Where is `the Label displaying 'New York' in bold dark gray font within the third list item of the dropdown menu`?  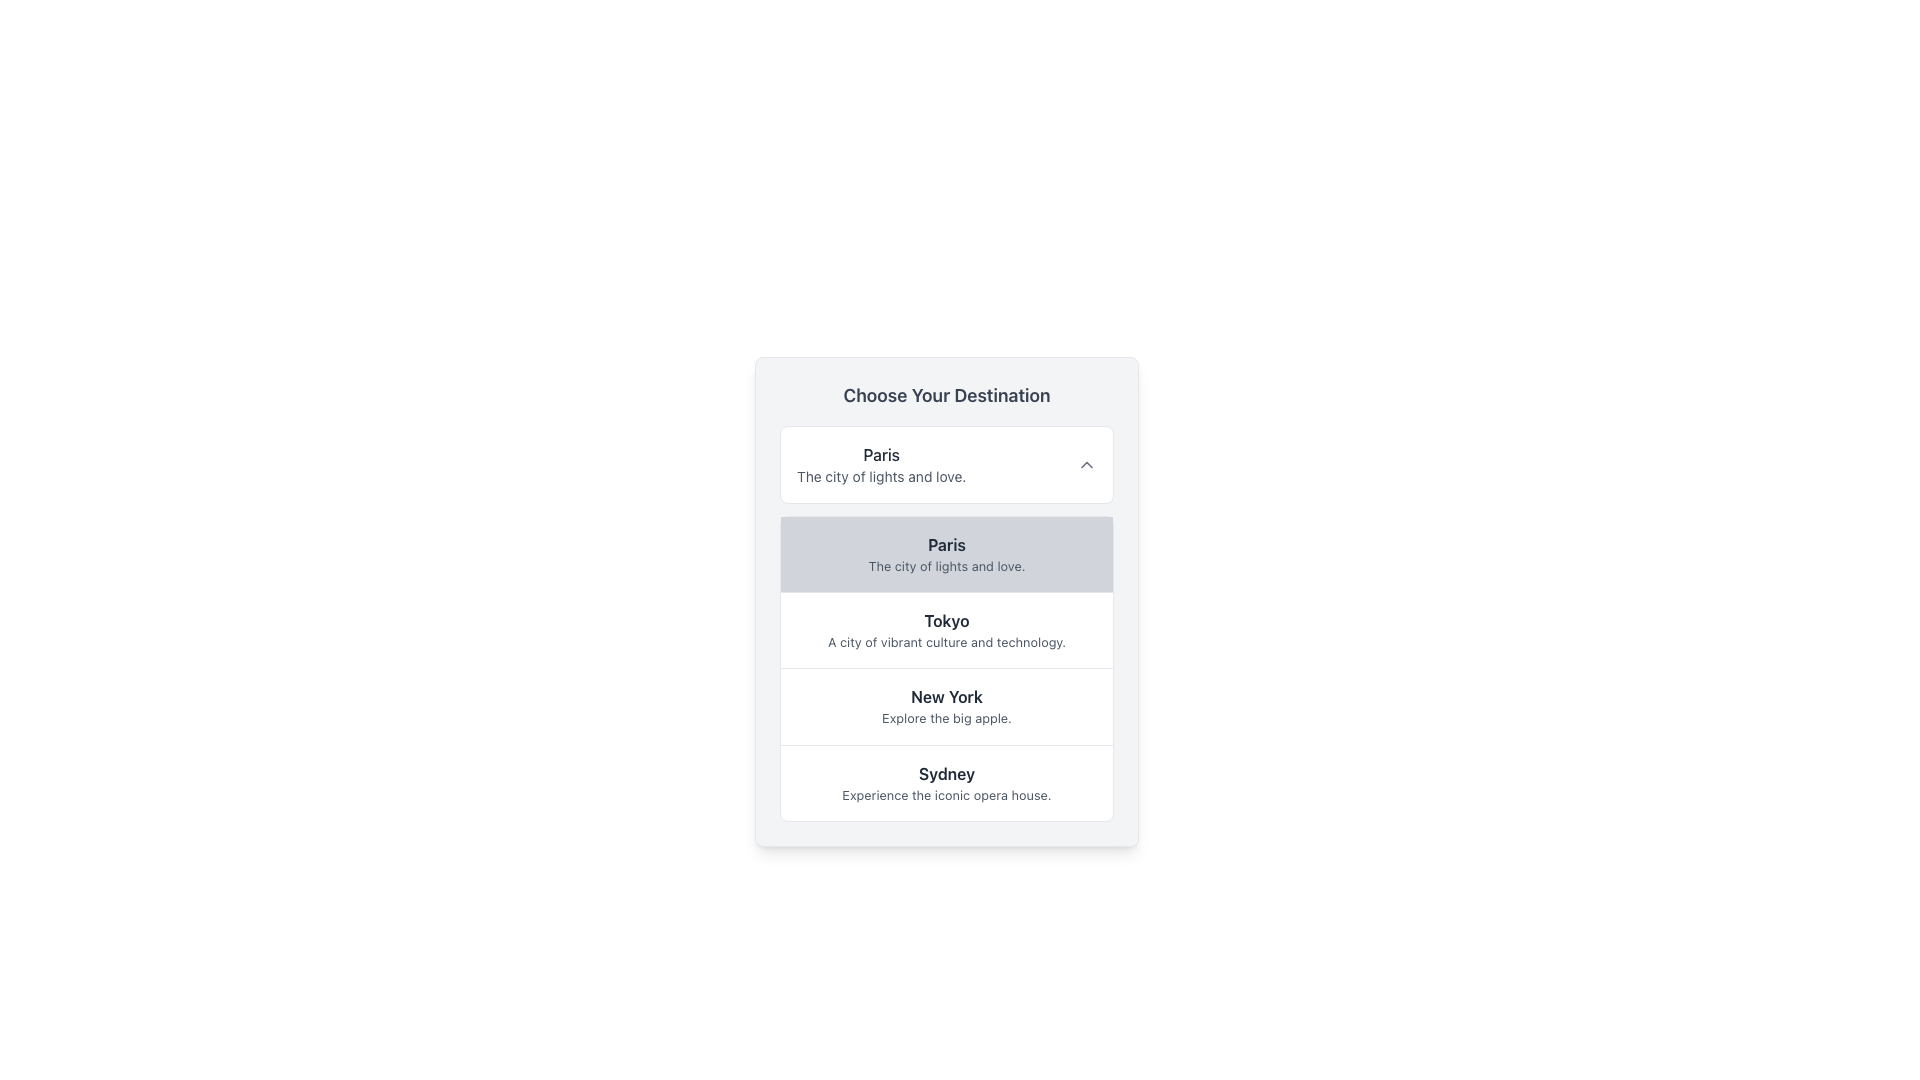
the Label displaying 'New York' in bold dark gray font within the third list item of the dropdown menu is located at coordinates (945, 696).